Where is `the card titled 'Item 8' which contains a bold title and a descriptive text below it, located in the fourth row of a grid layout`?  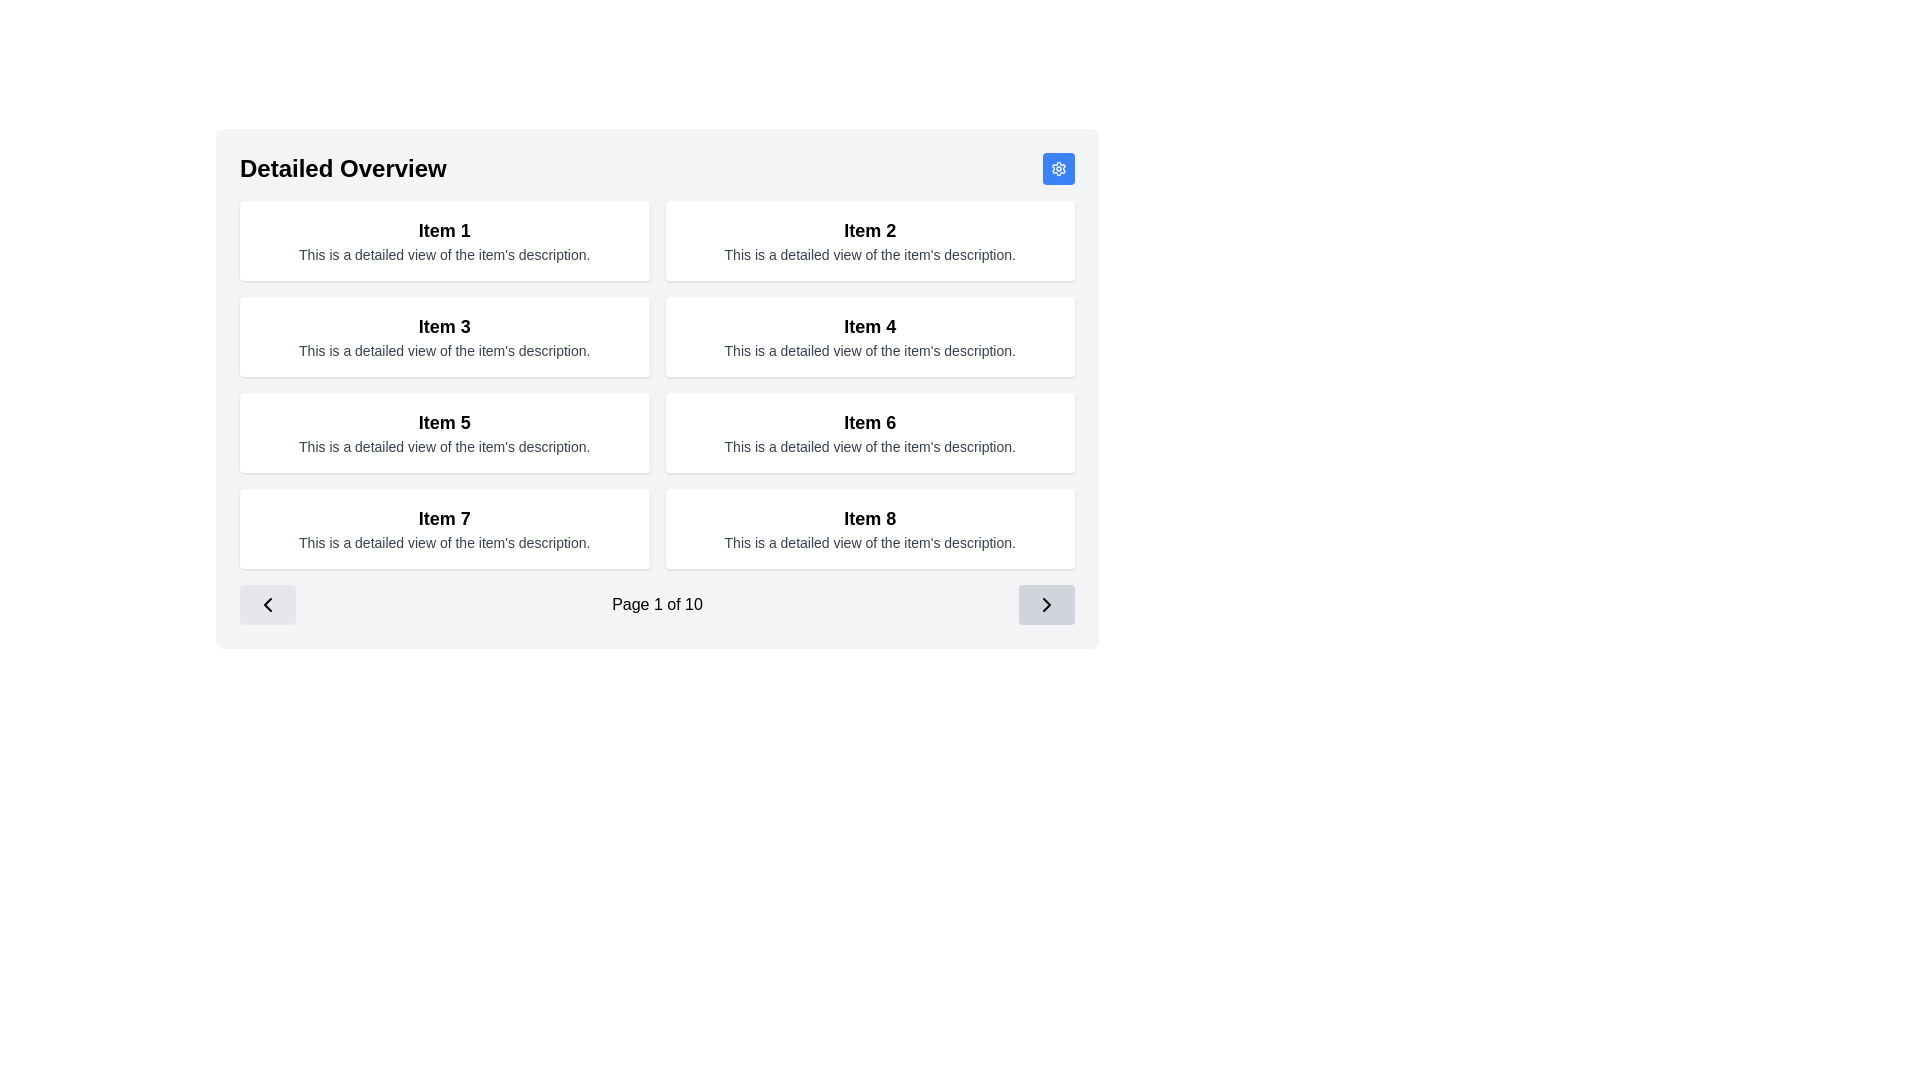 the card titled 'Item 8' which contains a bold title and a descriptive text below it, located in the fourth row of a grid layout is located at coordinates (870, 527).